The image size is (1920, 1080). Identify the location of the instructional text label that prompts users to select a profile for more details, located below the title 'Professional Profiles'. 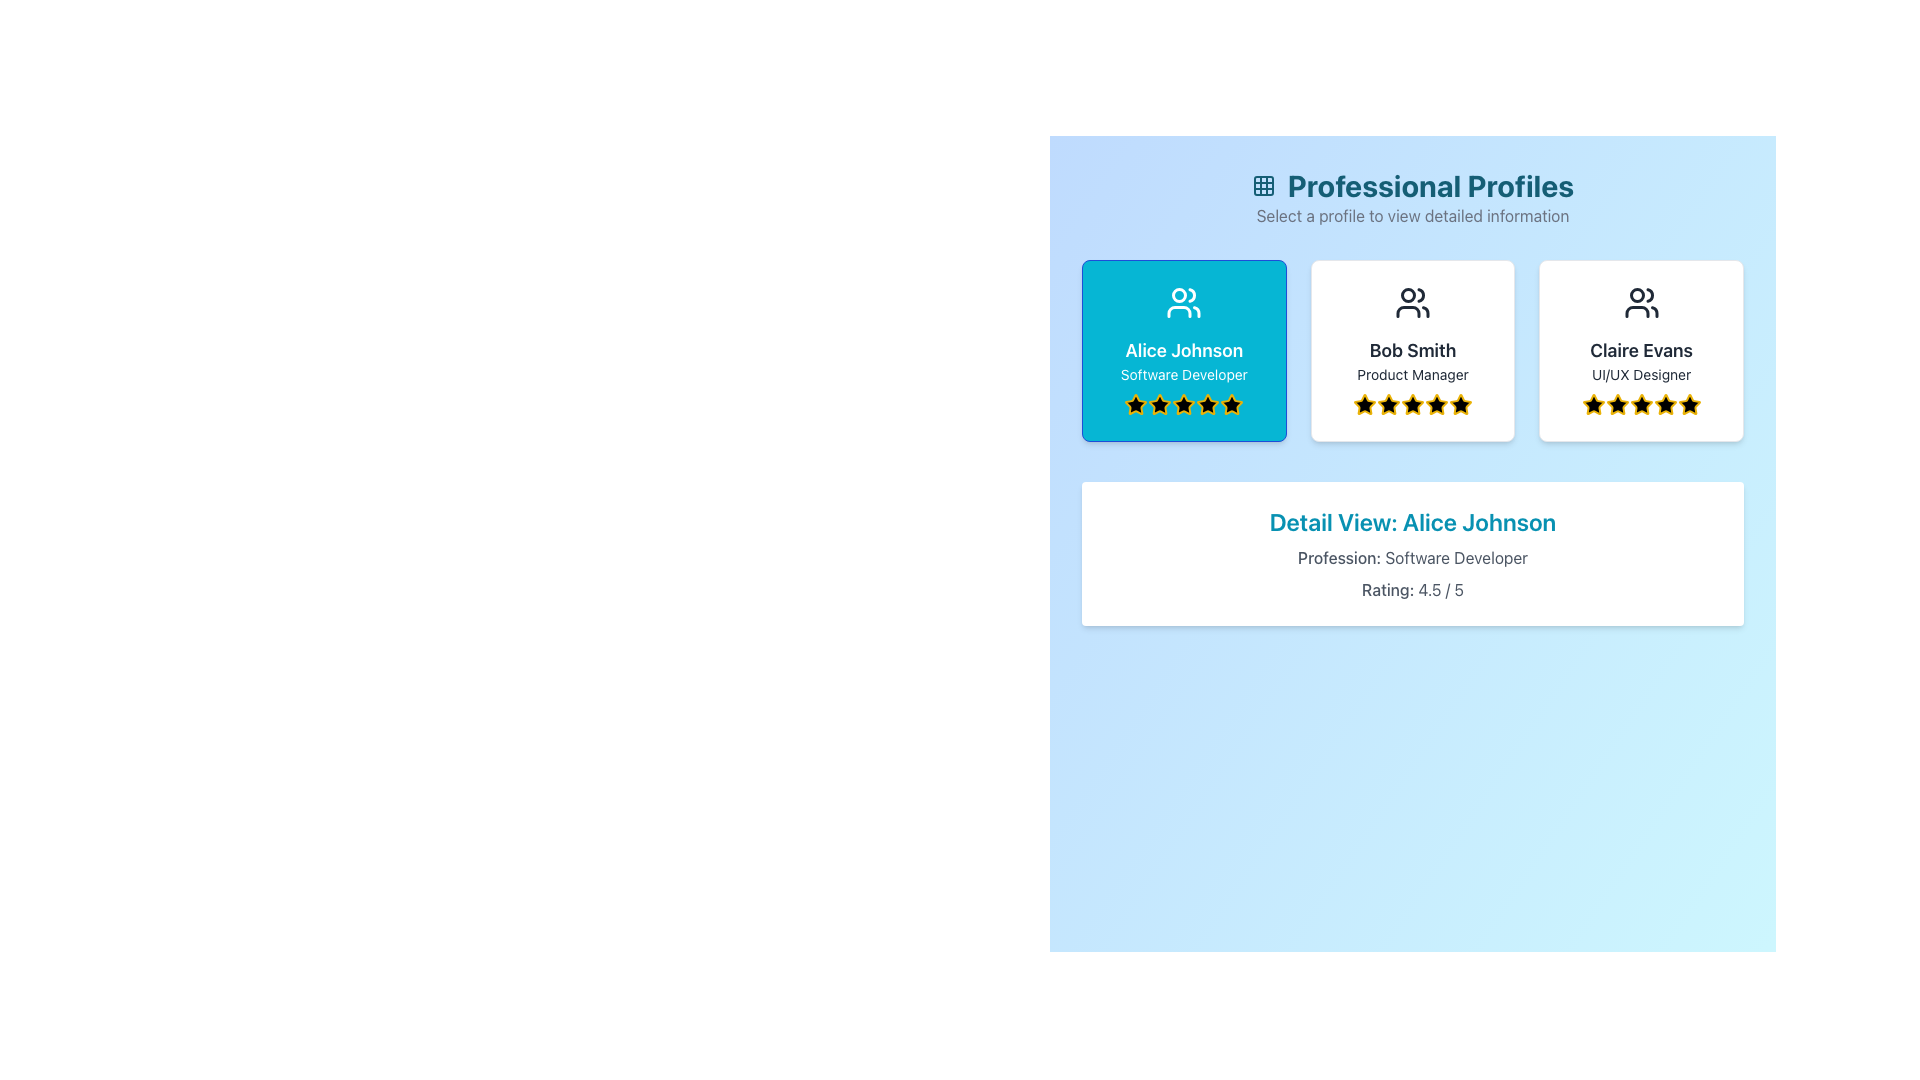
(1411, 216).